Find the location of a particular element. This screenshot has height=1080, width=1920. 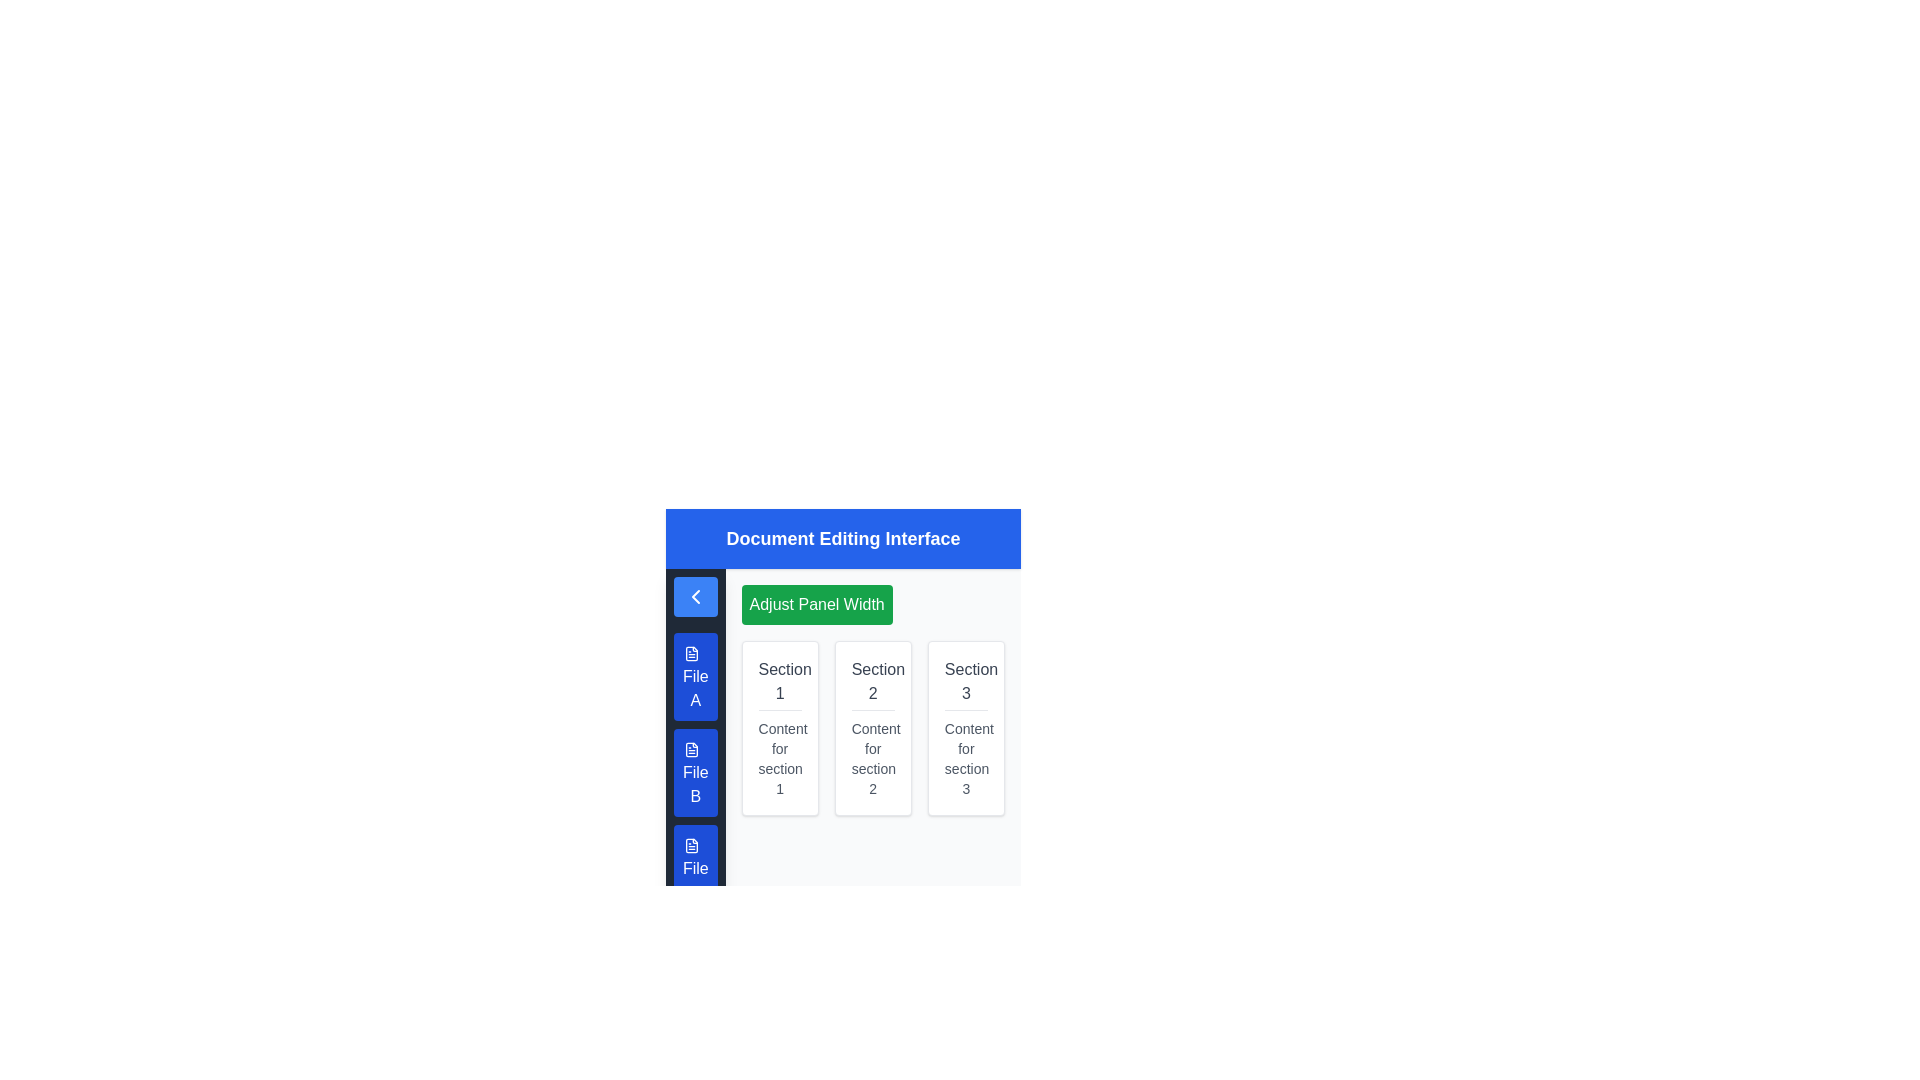

the back button with an SVG icon located in the vertical sidebar is located at coordinates (695, 596).